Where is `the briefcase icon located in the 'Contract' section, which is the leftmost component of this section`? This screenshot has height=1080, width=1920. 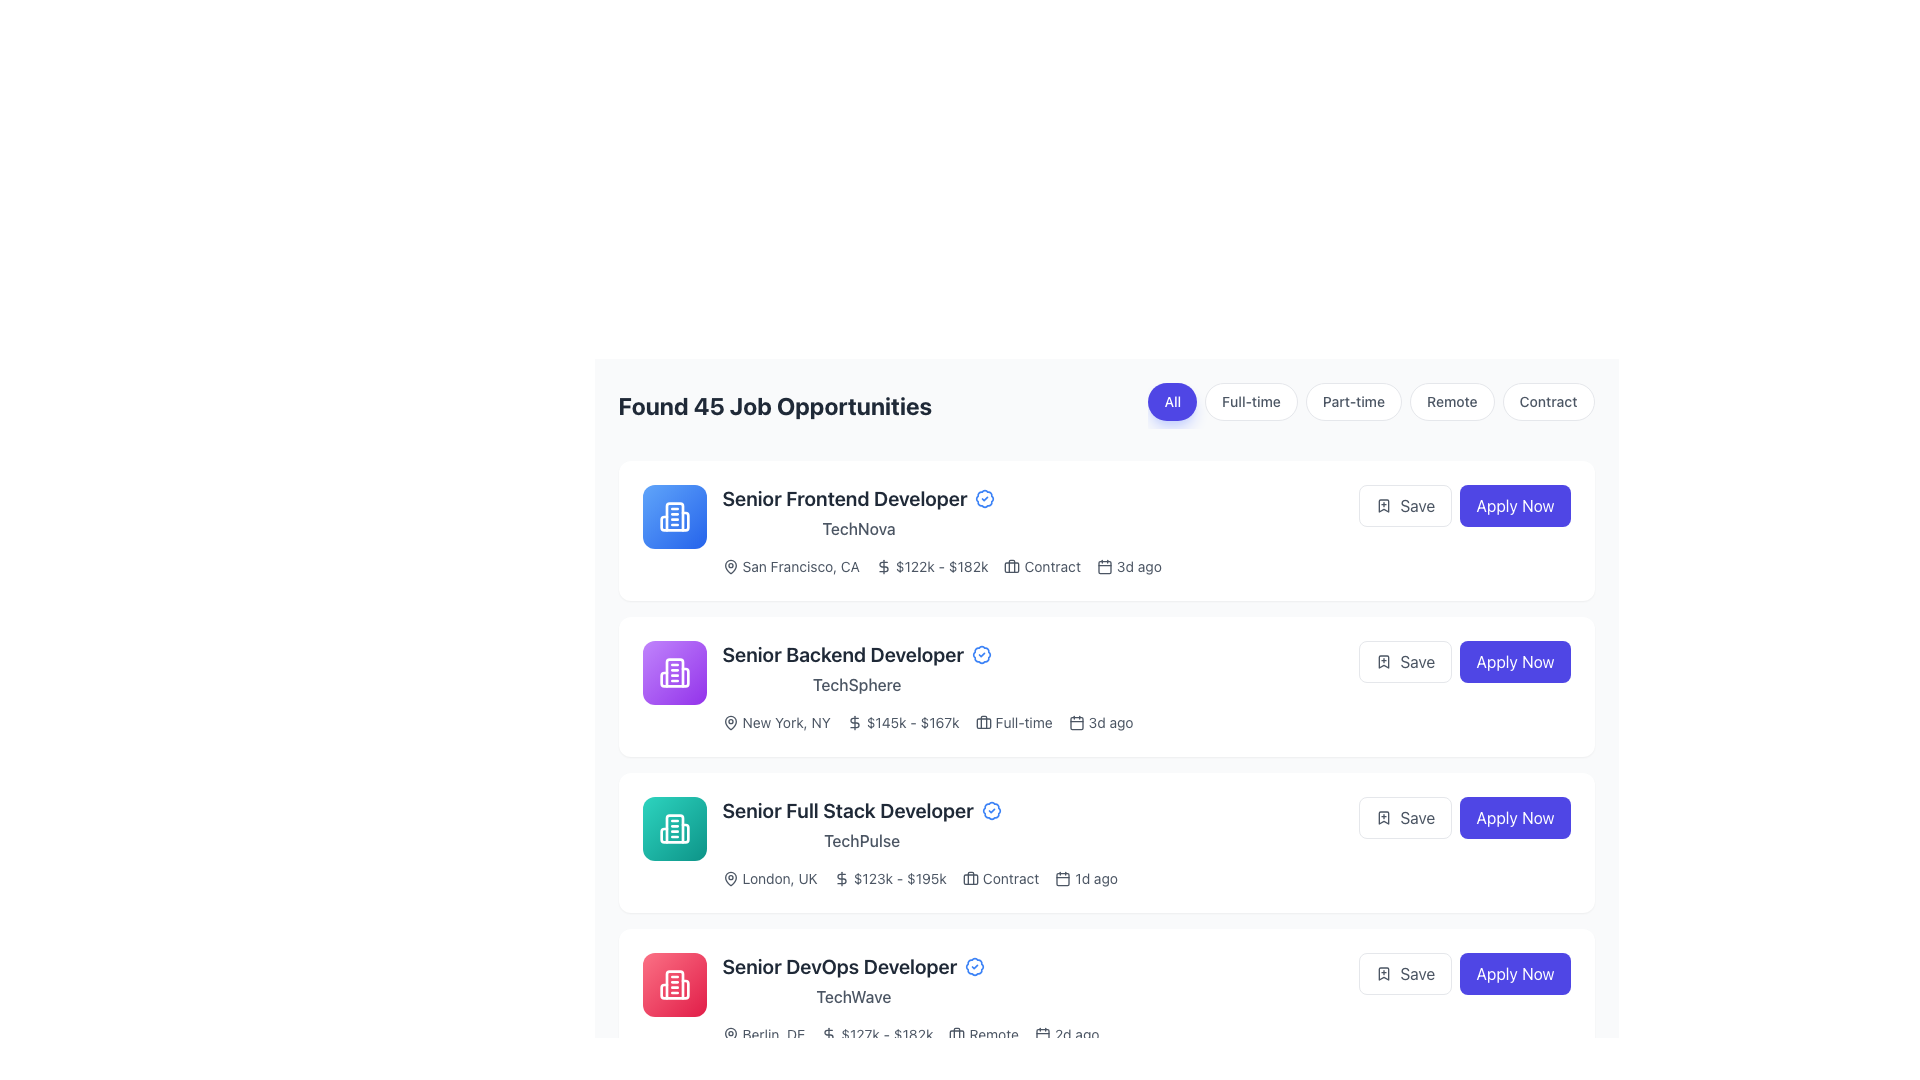
the briefcase icon located in the 'Contract' section, which is the leftmost component of this section is located at coordinates (970, 878).